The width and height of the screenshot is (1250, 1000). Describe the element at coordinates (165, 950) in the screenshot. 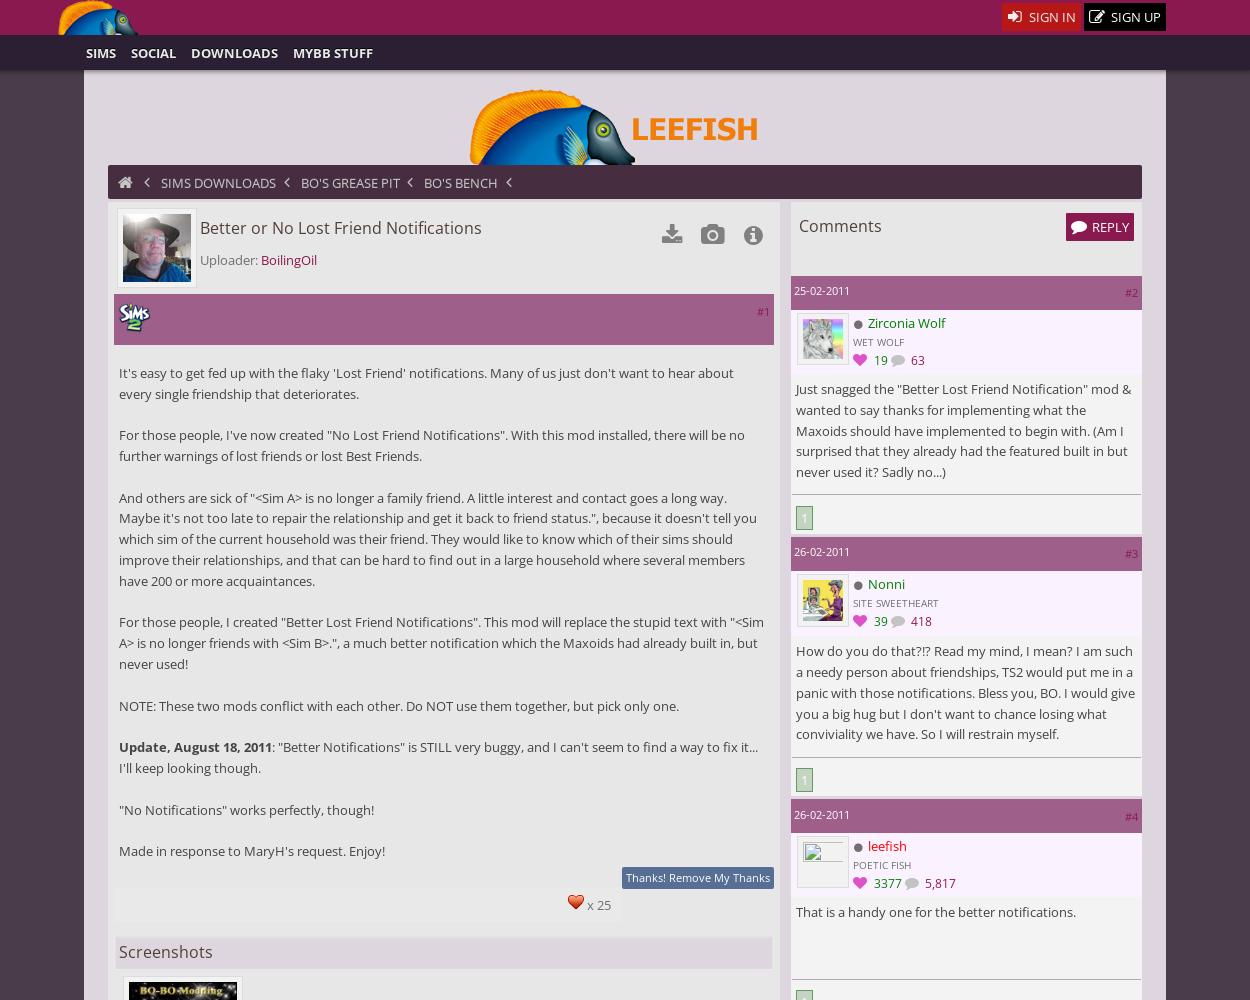

I see `'Screenshots'` at that location.